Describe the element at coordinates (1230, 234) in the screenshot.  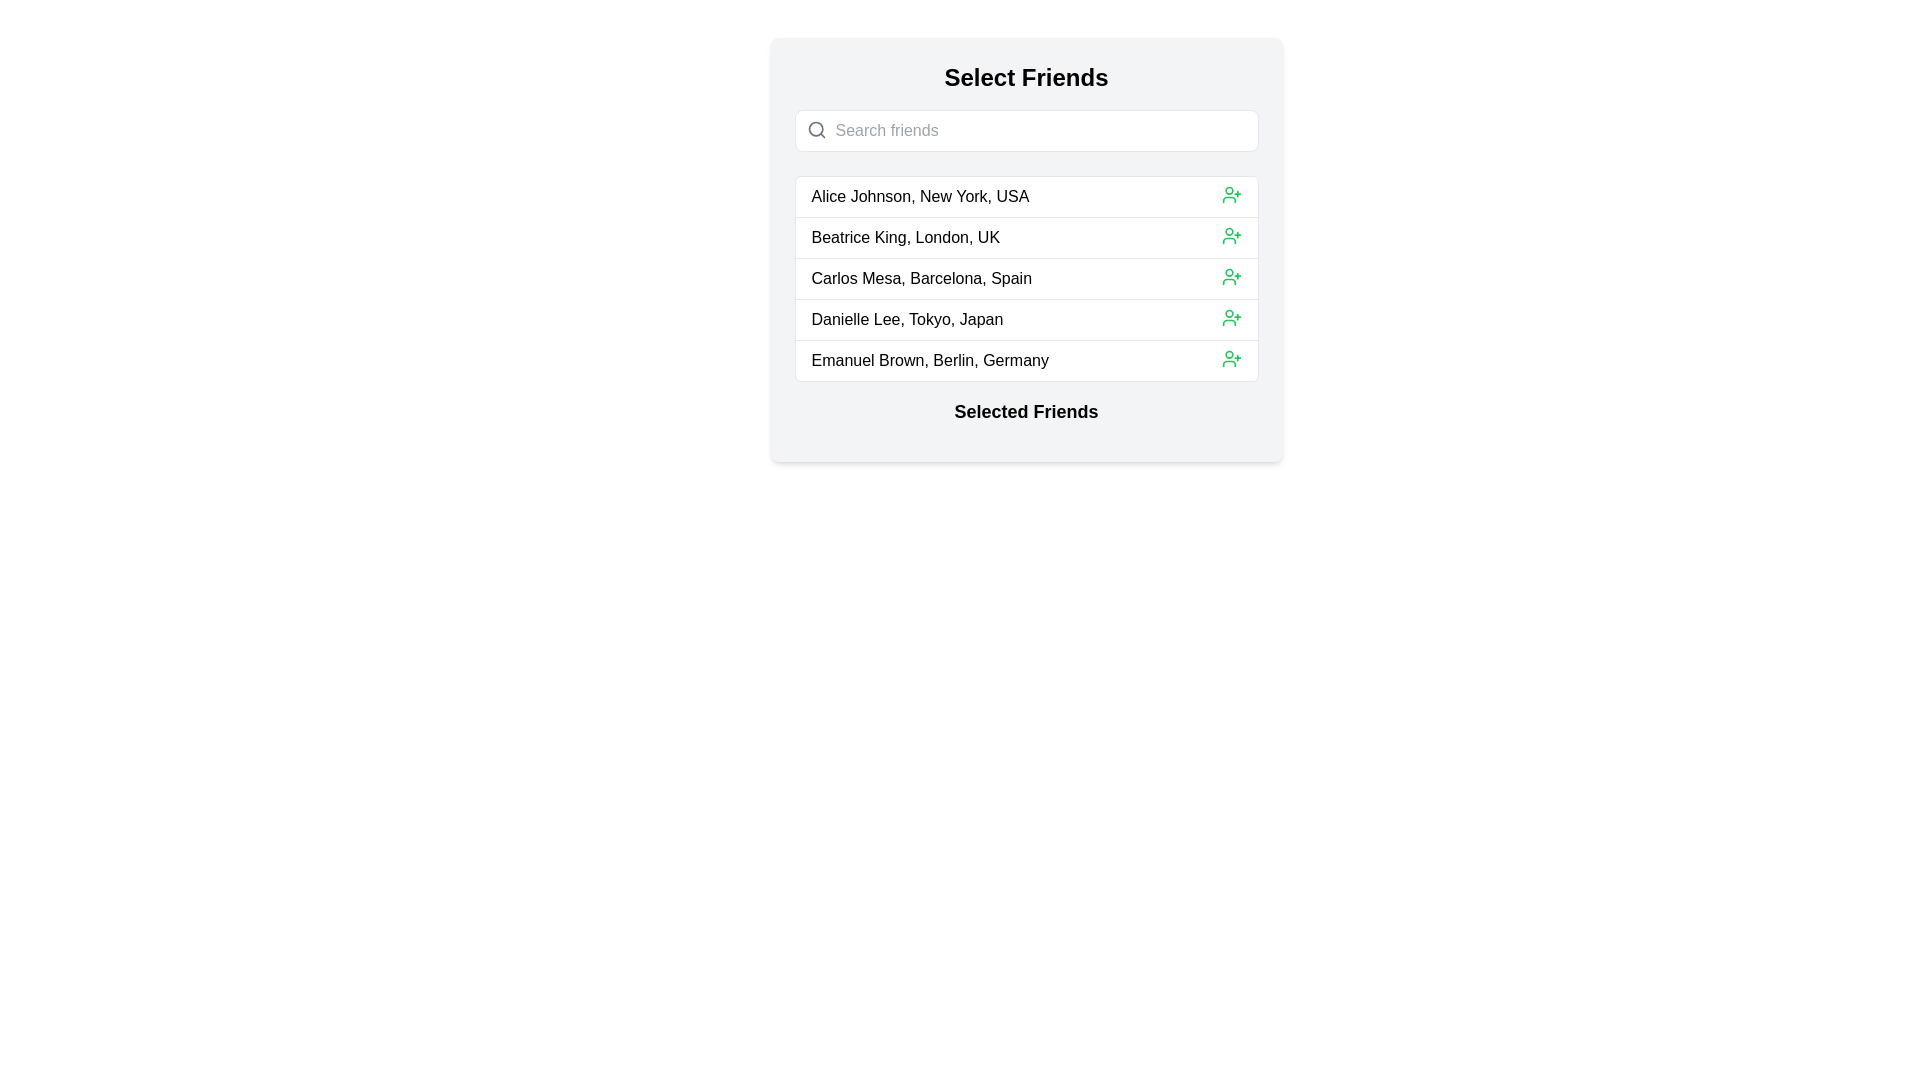
I see `the green user icon with a plus sign, located to the far right of 'Beatrice King, London, UK'` at that location.